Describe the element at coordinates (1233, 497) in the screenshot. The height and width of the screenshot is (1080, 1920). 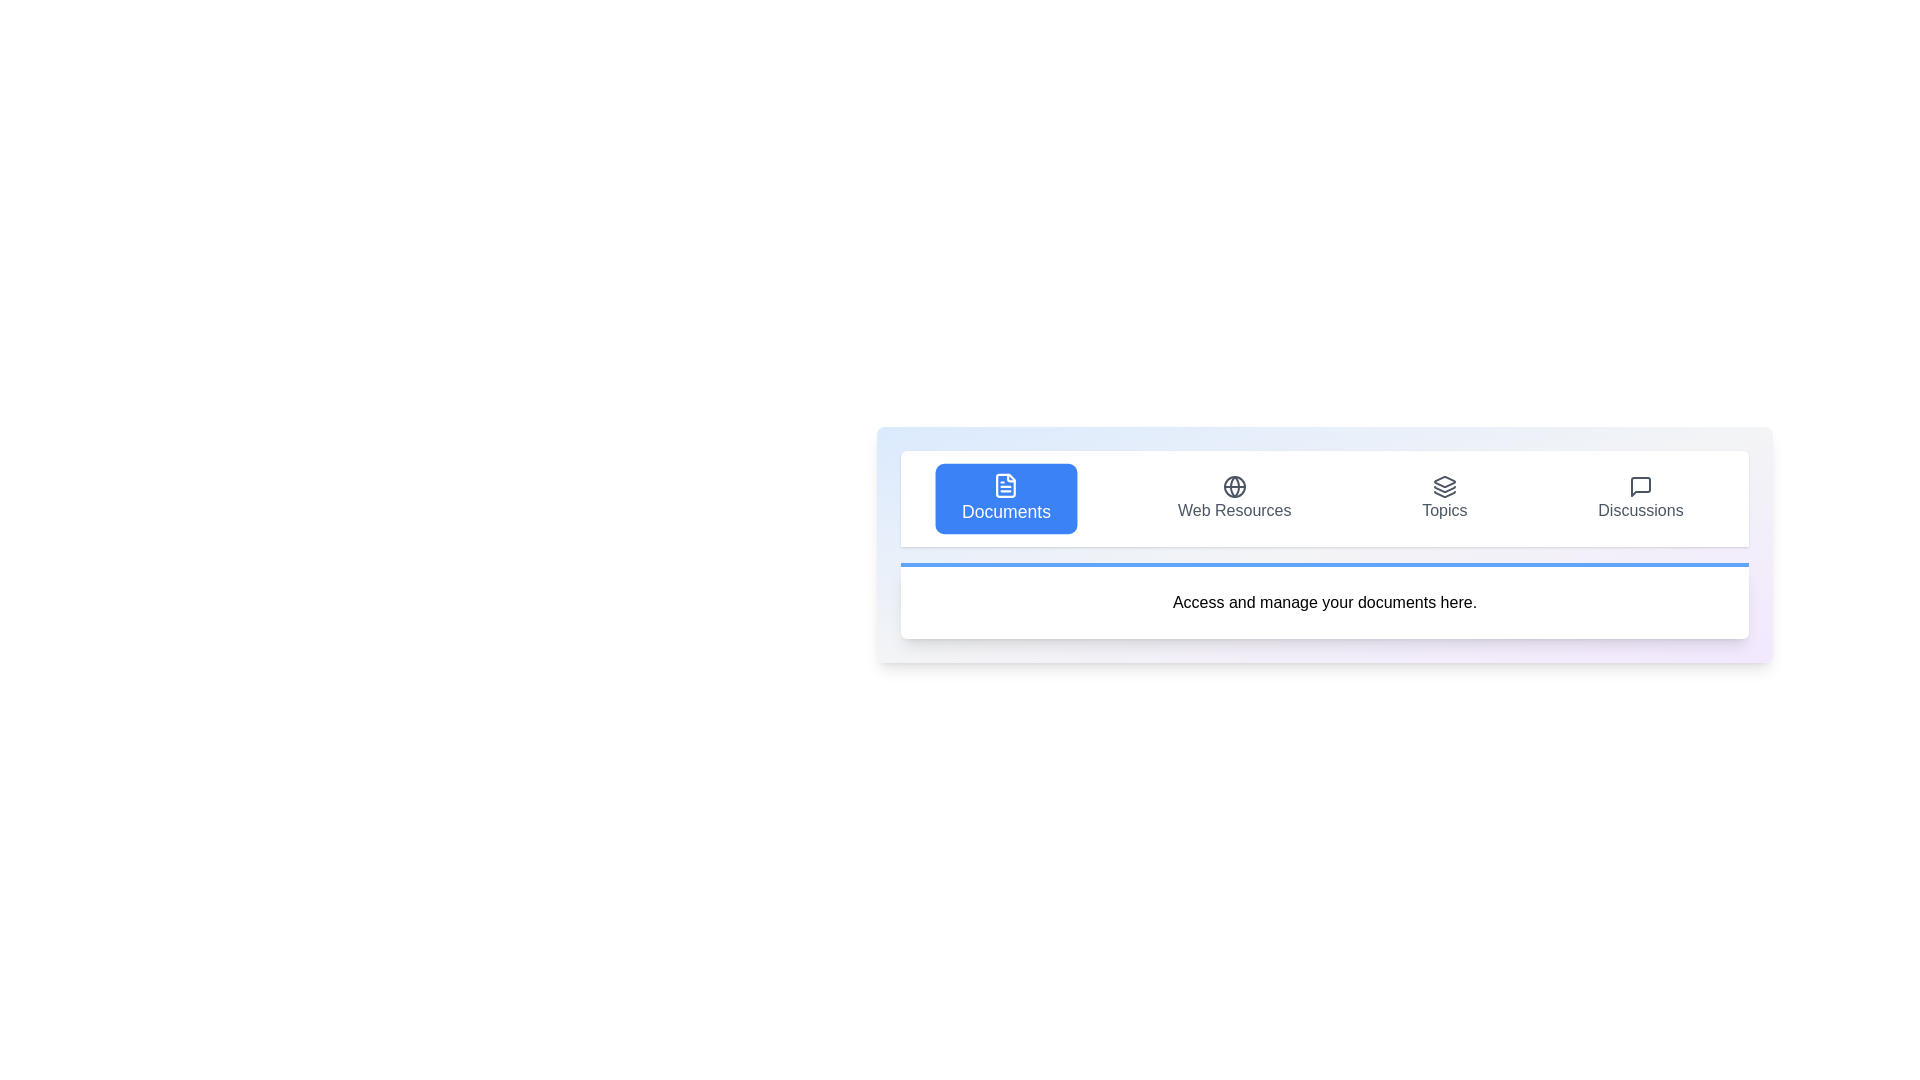
I see `the Web Resources tab to switch views` at that location.